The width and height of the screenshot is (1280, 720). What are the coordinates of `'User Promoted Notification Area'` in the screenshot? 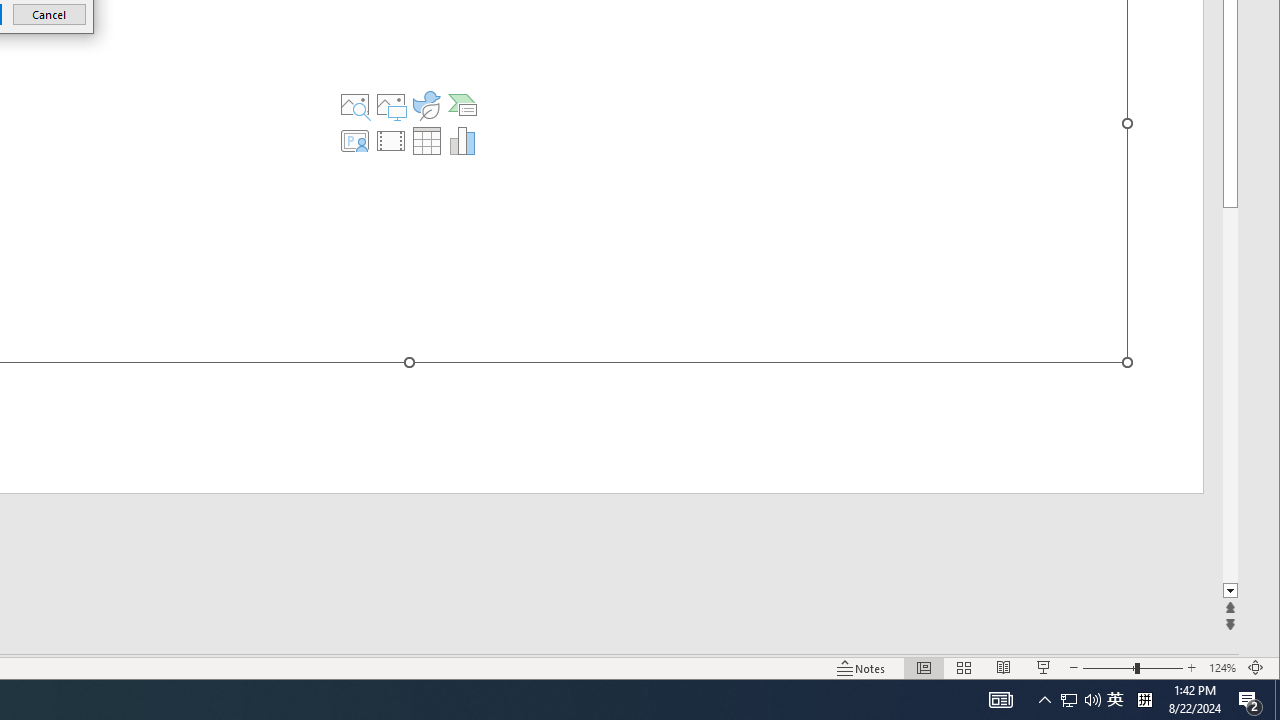 It's located at (1079, 698).